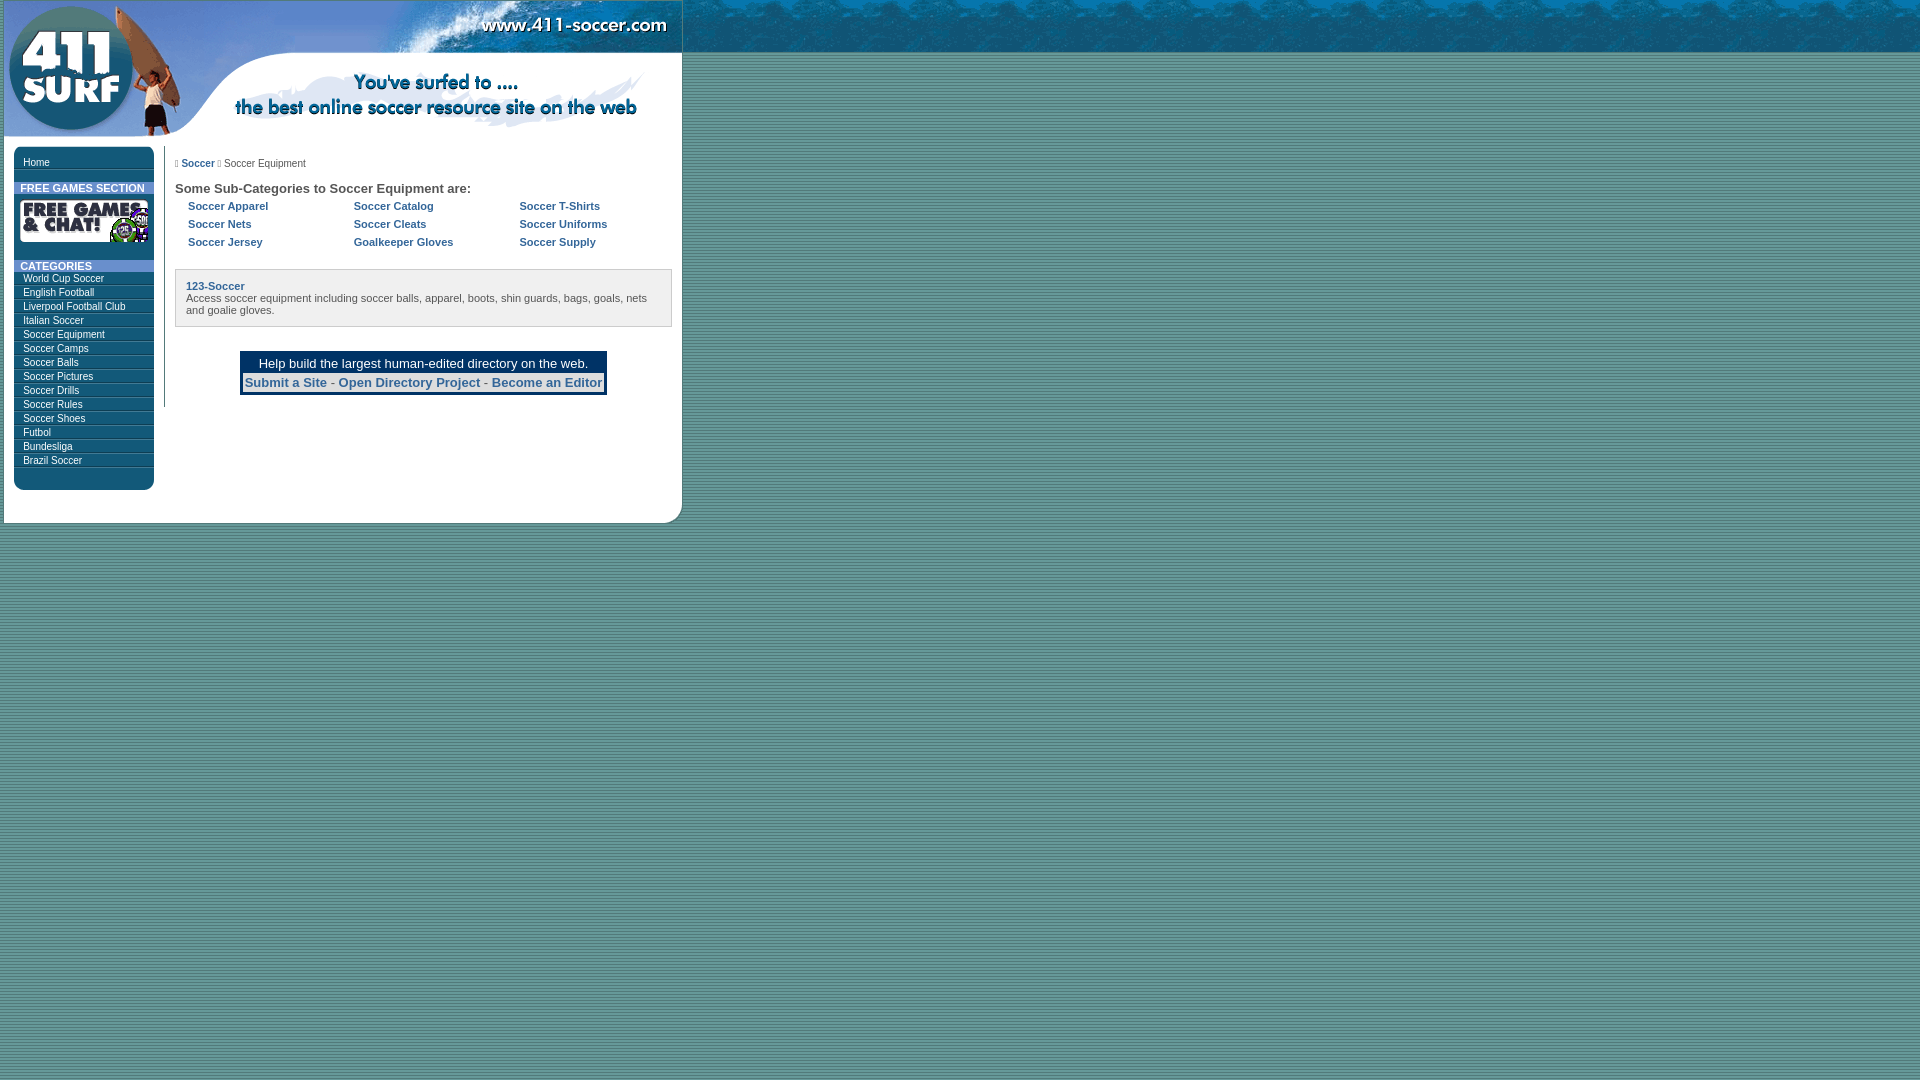  I want to click on 'Goalkeeper Gloves', so click(402, 241).